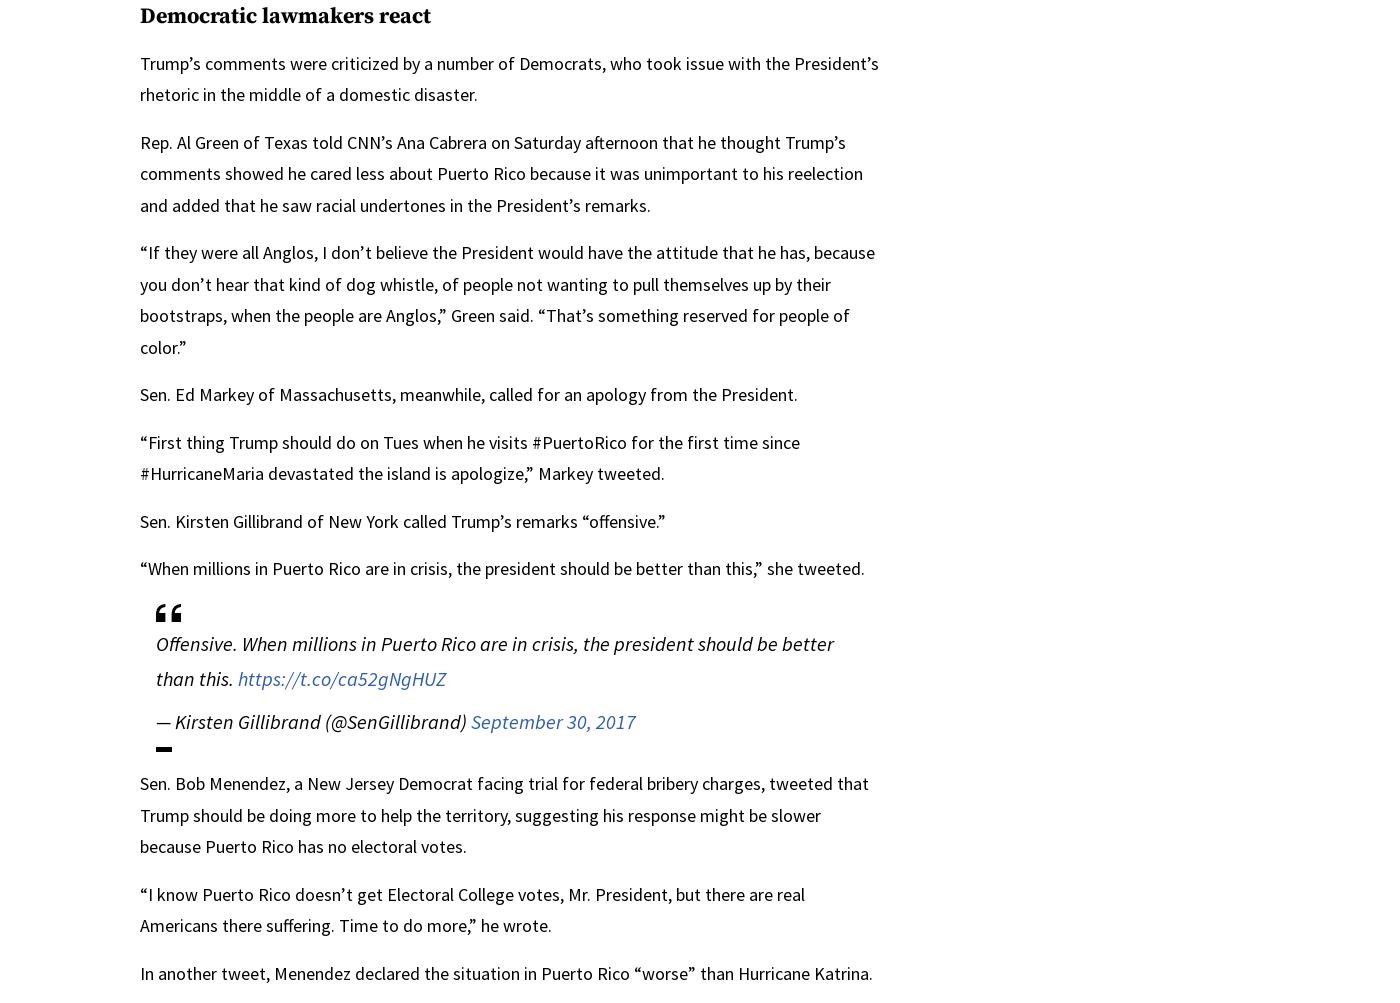 This screenshot has height=1003, width=1400. Describe the element at coordinates (285, 16) in the screenshot. I see `'Democratic lawmakers react'` at that location.